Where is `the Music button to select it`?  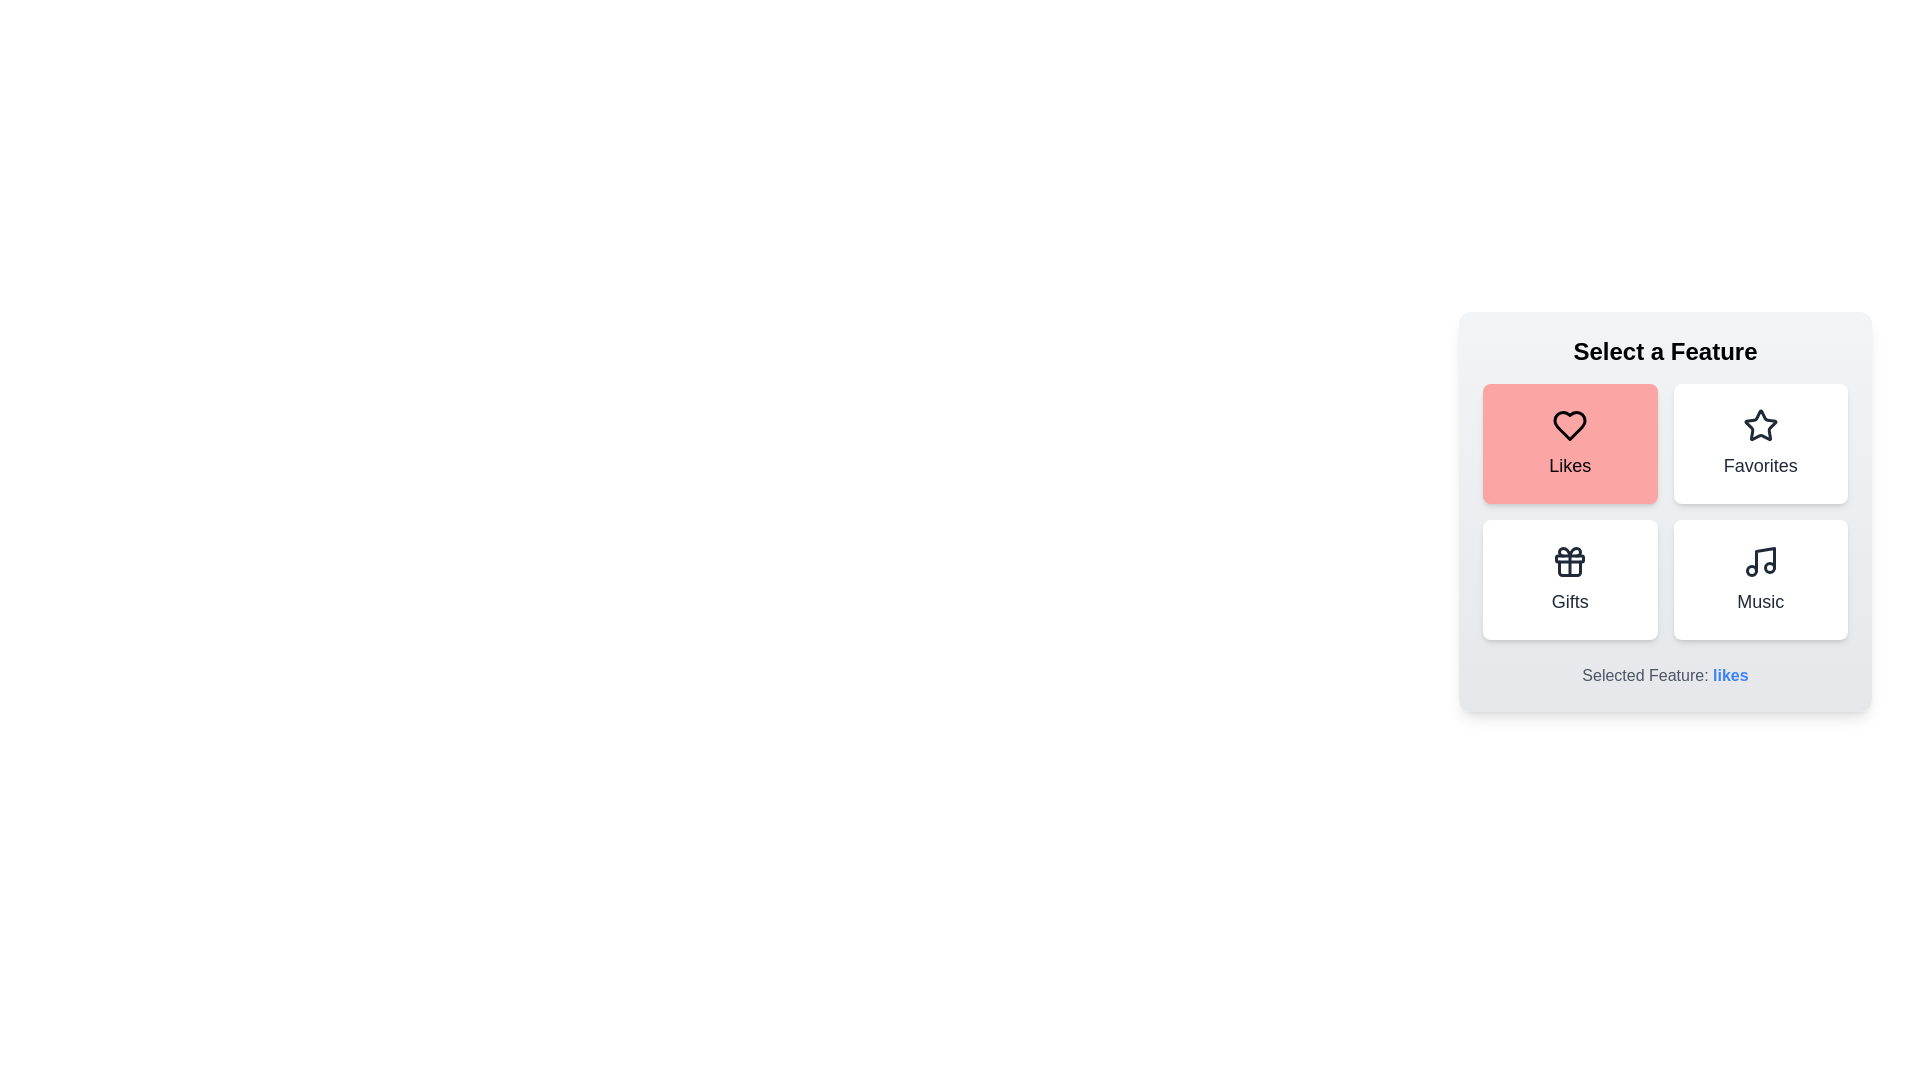 the Music button to select it is located at coordinates (1760, 579).